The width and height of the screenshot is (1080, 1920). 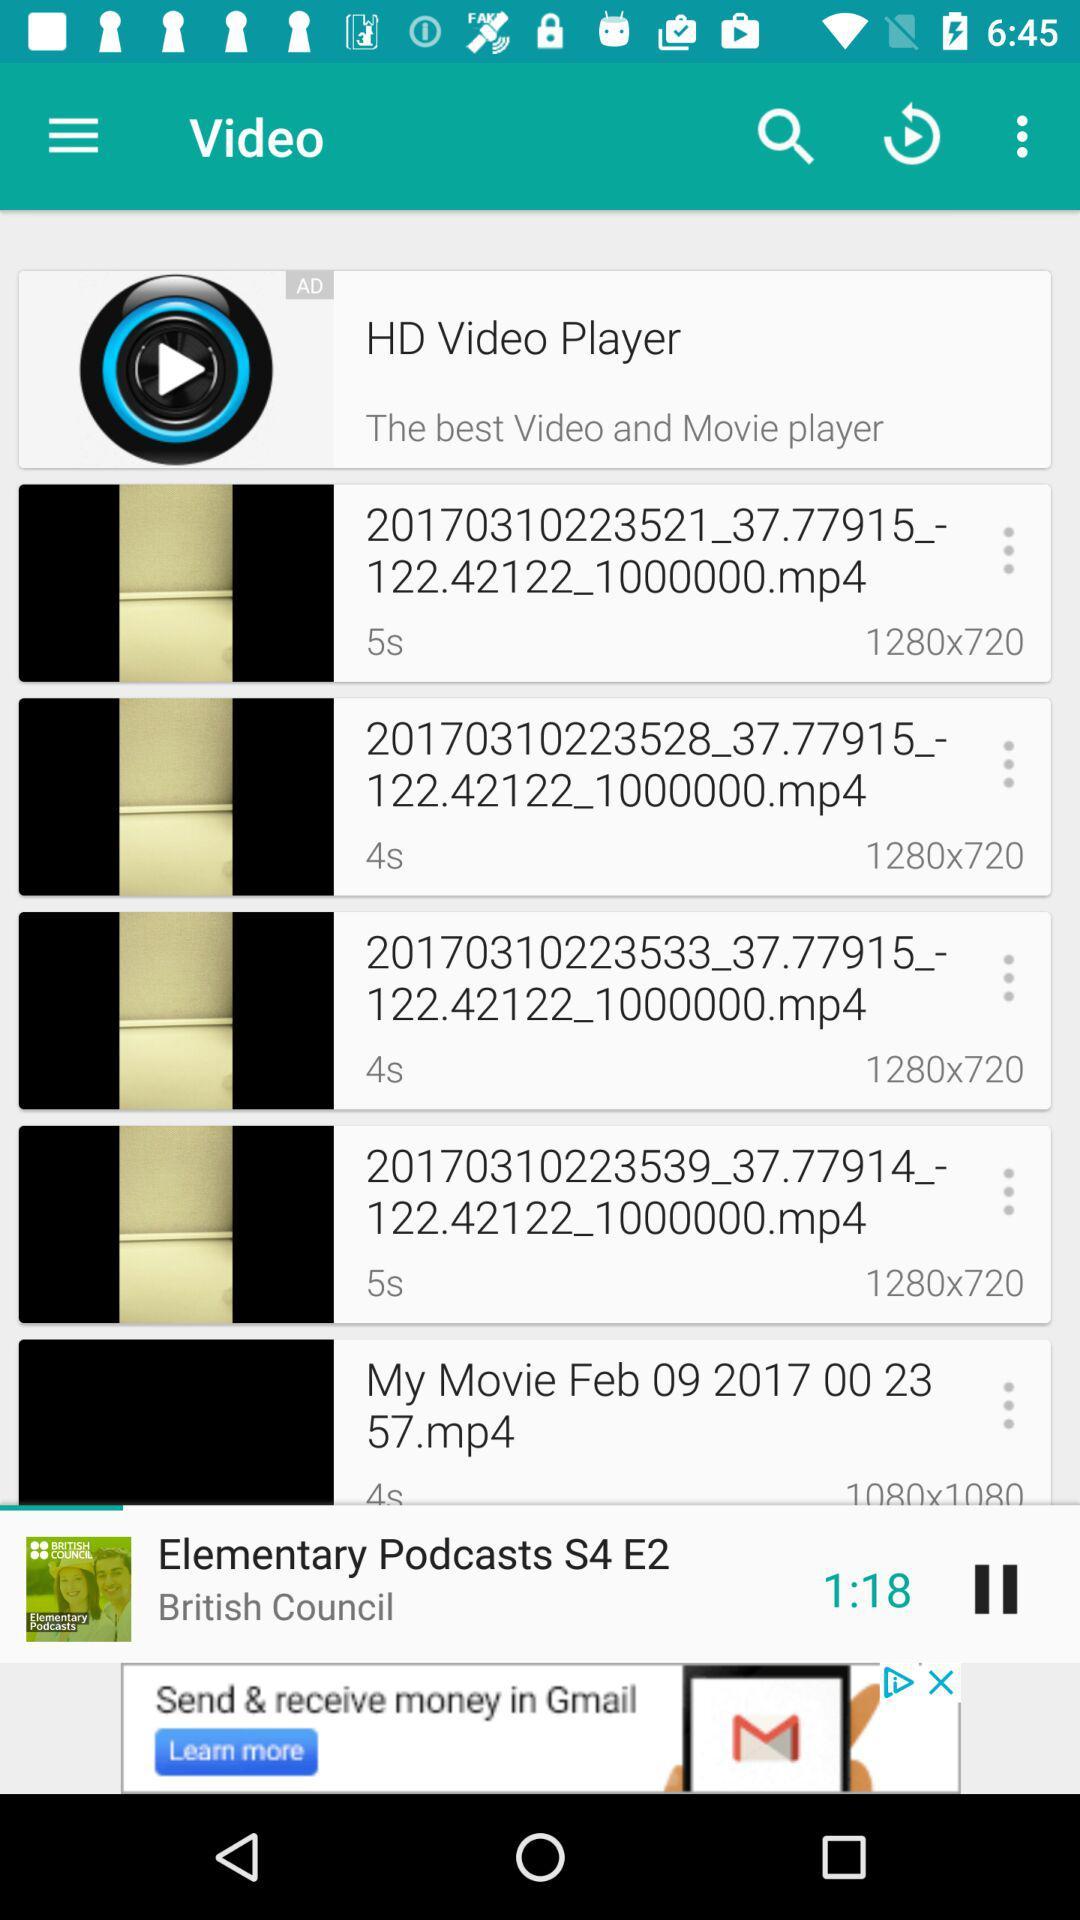 What do you see at coordinates (540, 1727) in the screenshot?
I see `advertisement` at bounding box center [540, 1727].